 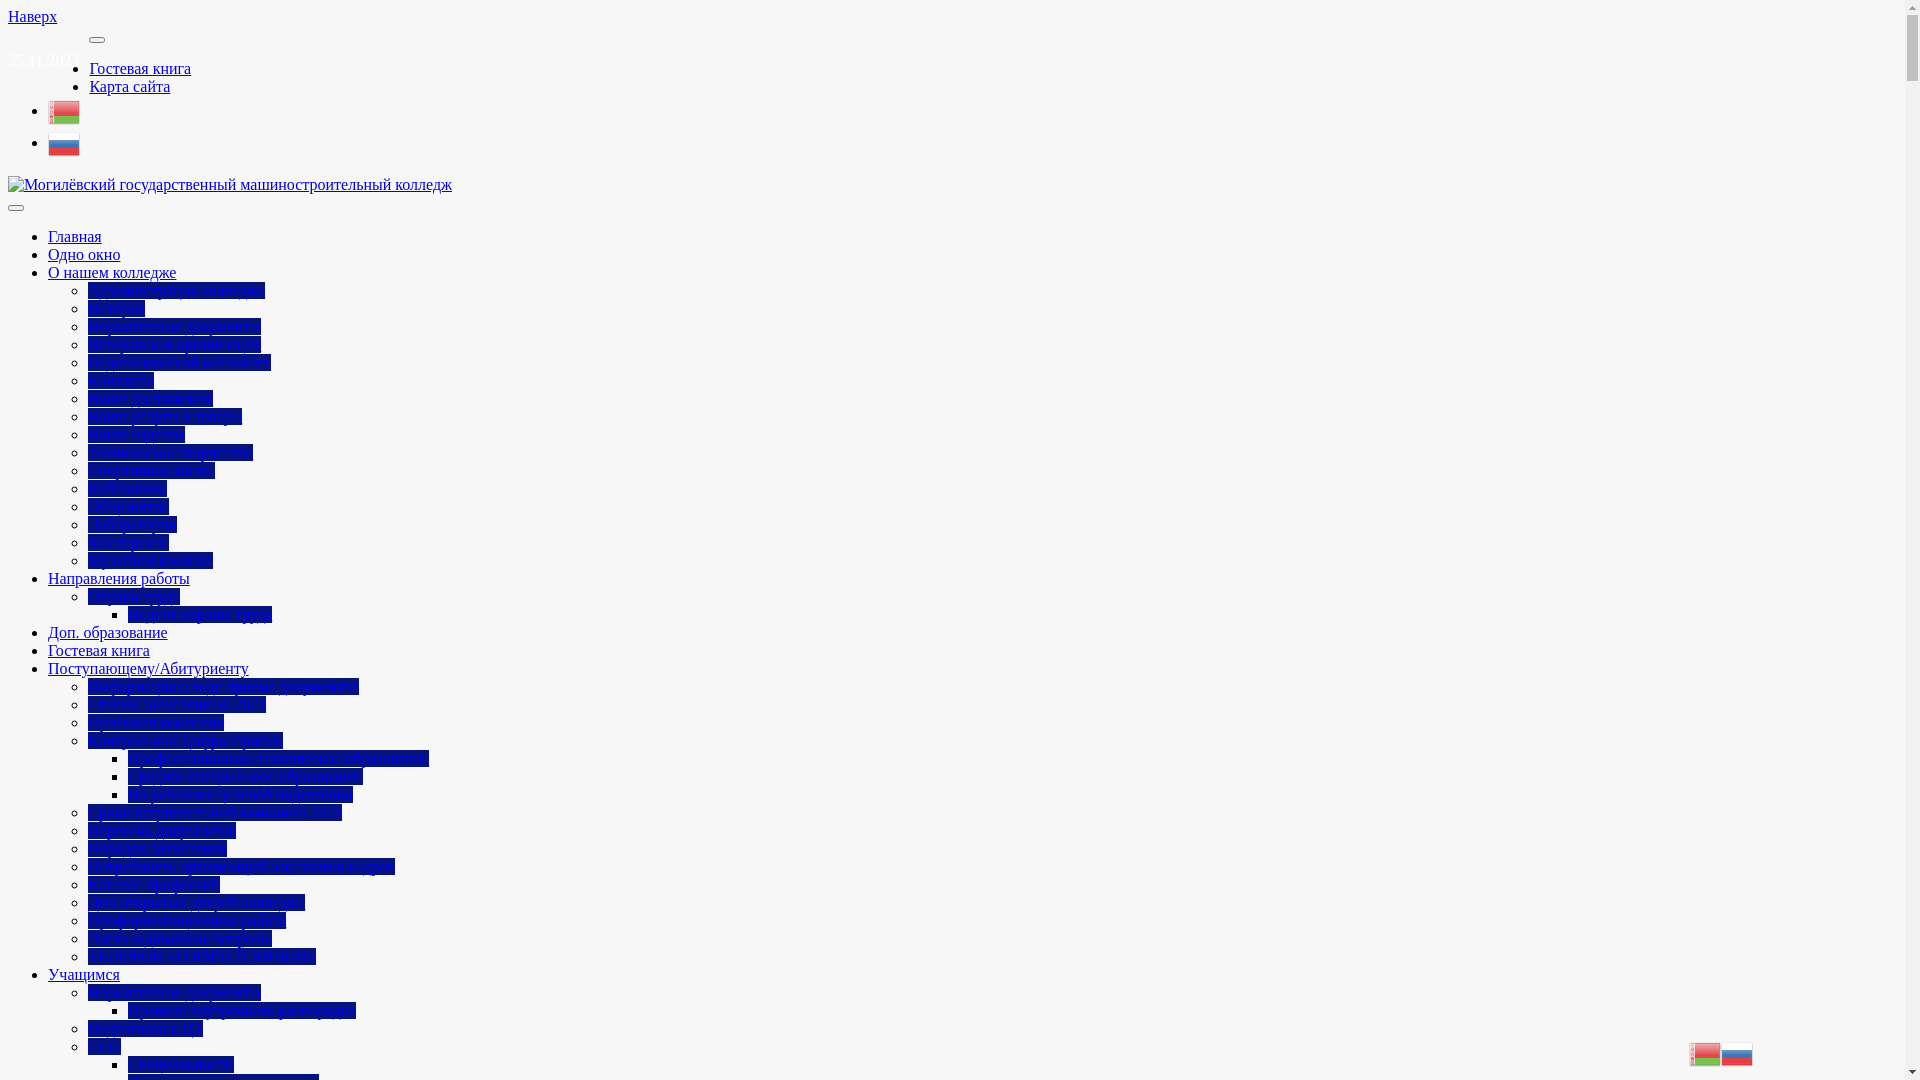 What do you see at coordinates (15, 208) in the screenshot?
I see `'Toggle navigation'` at bounding box center [15, 208].